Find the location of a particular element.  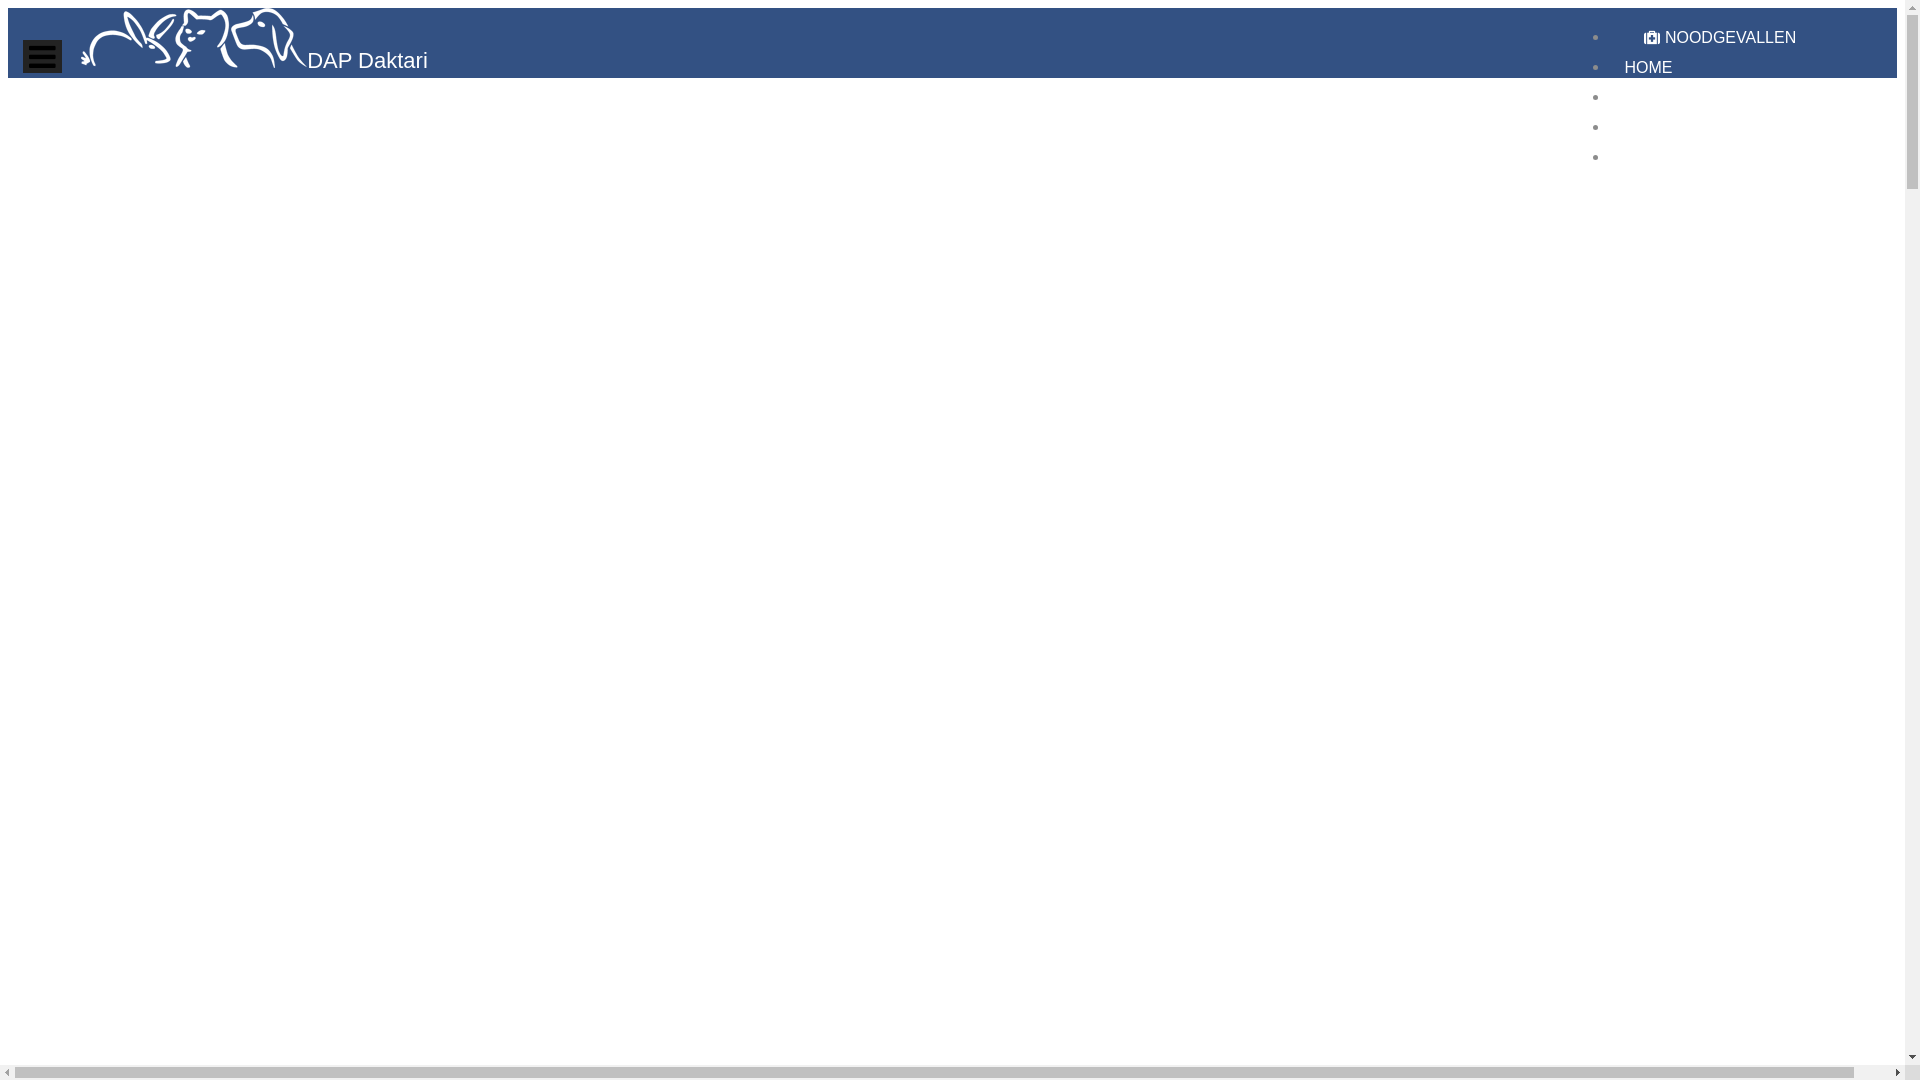

'AFHALEN VOEDING & MEDICATIE' is located at coordinates (1751, 97).